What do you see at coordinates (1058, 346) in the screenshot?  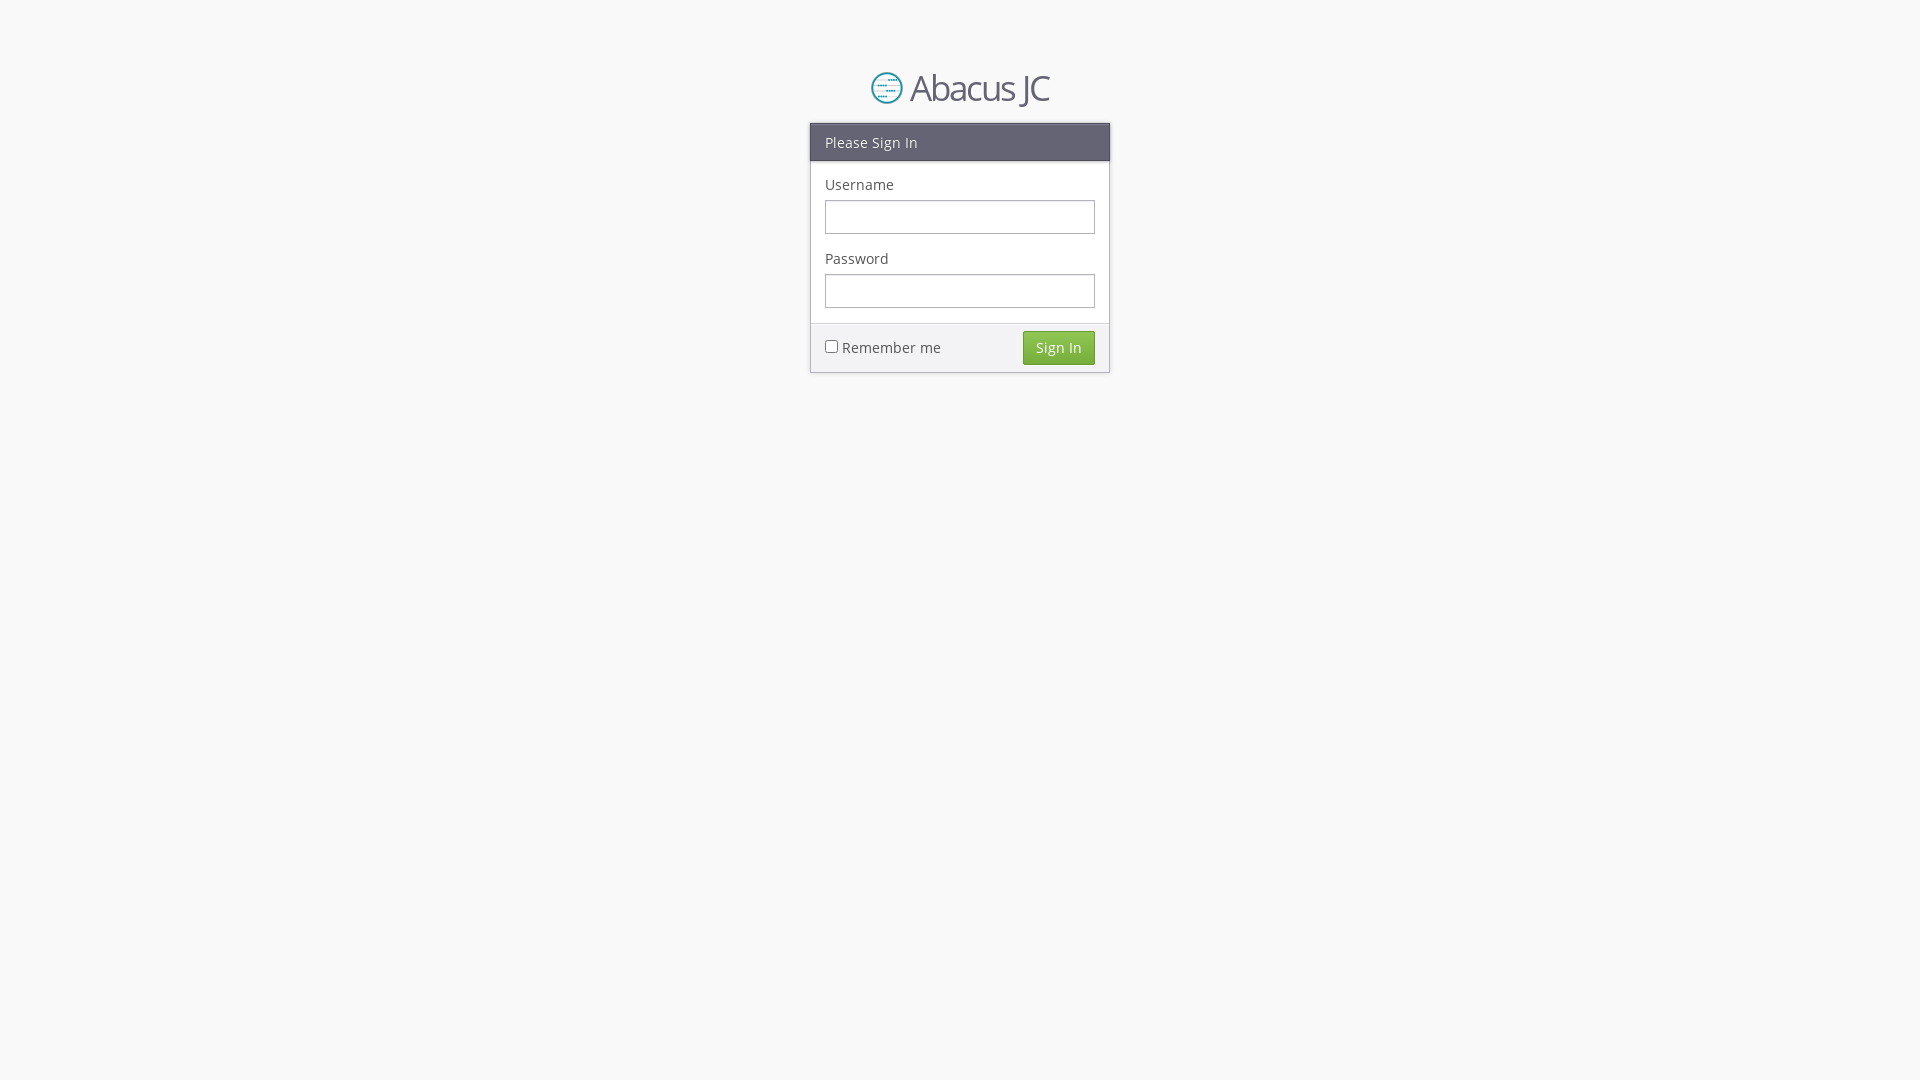 I see `'Sign In'` at bounding box center [1058, 346].